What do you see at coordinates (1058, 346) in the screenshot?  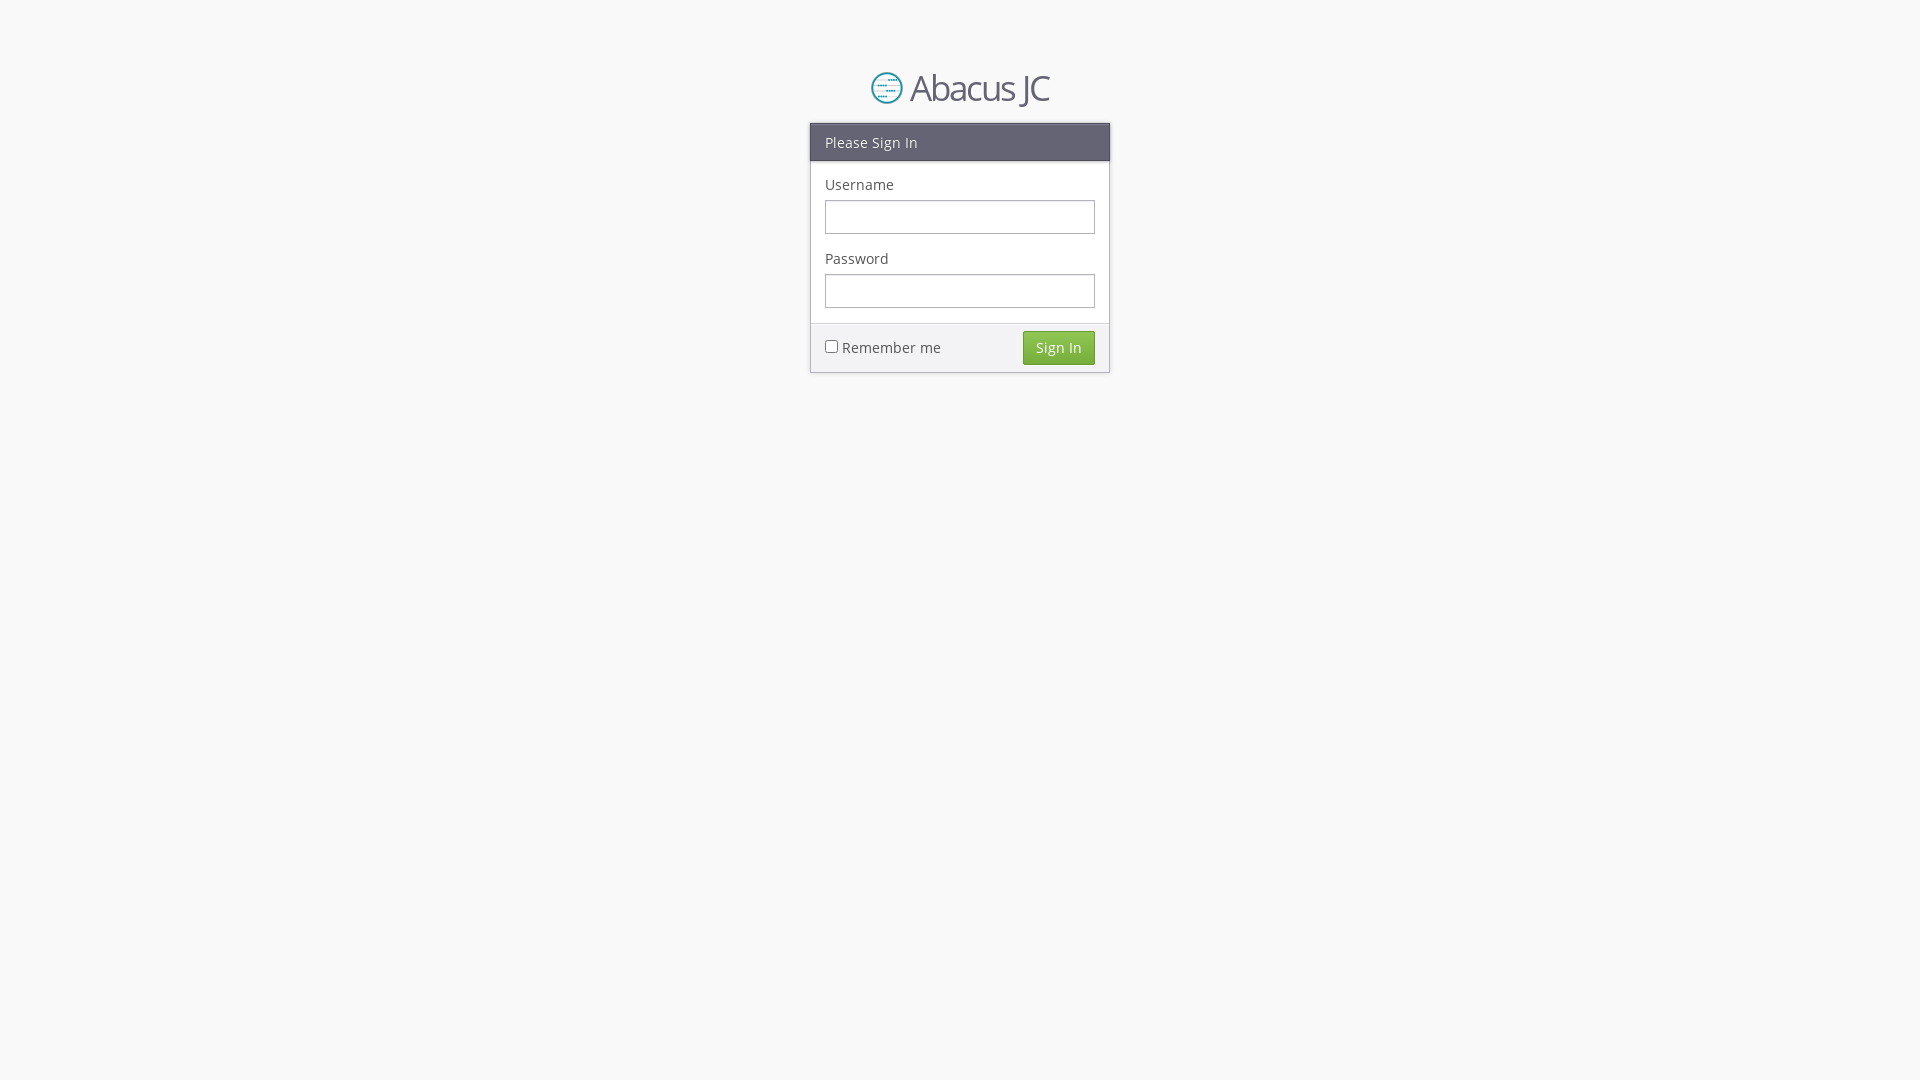 I see `'Sign In'` at bounding box center [1058, 346].